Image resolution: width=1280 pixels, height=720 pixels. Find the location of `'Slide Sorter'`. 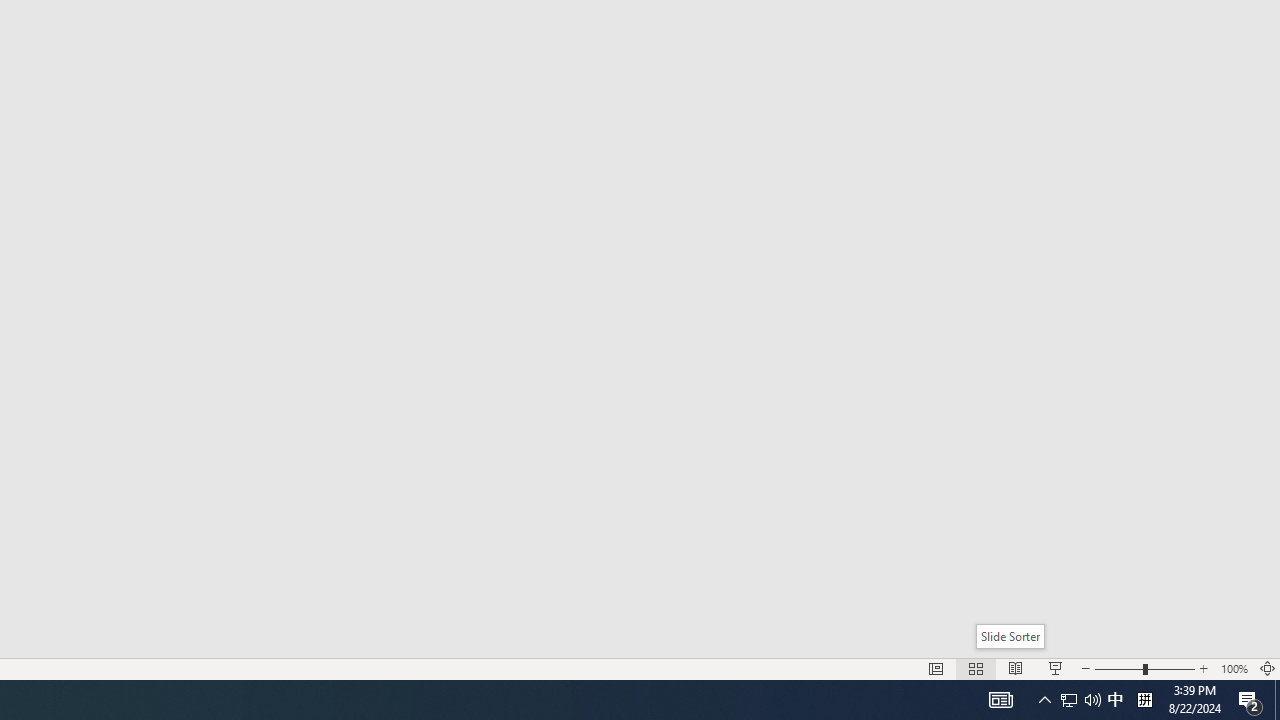

'Slide Sorter' is located at coordinates (1009, 636).